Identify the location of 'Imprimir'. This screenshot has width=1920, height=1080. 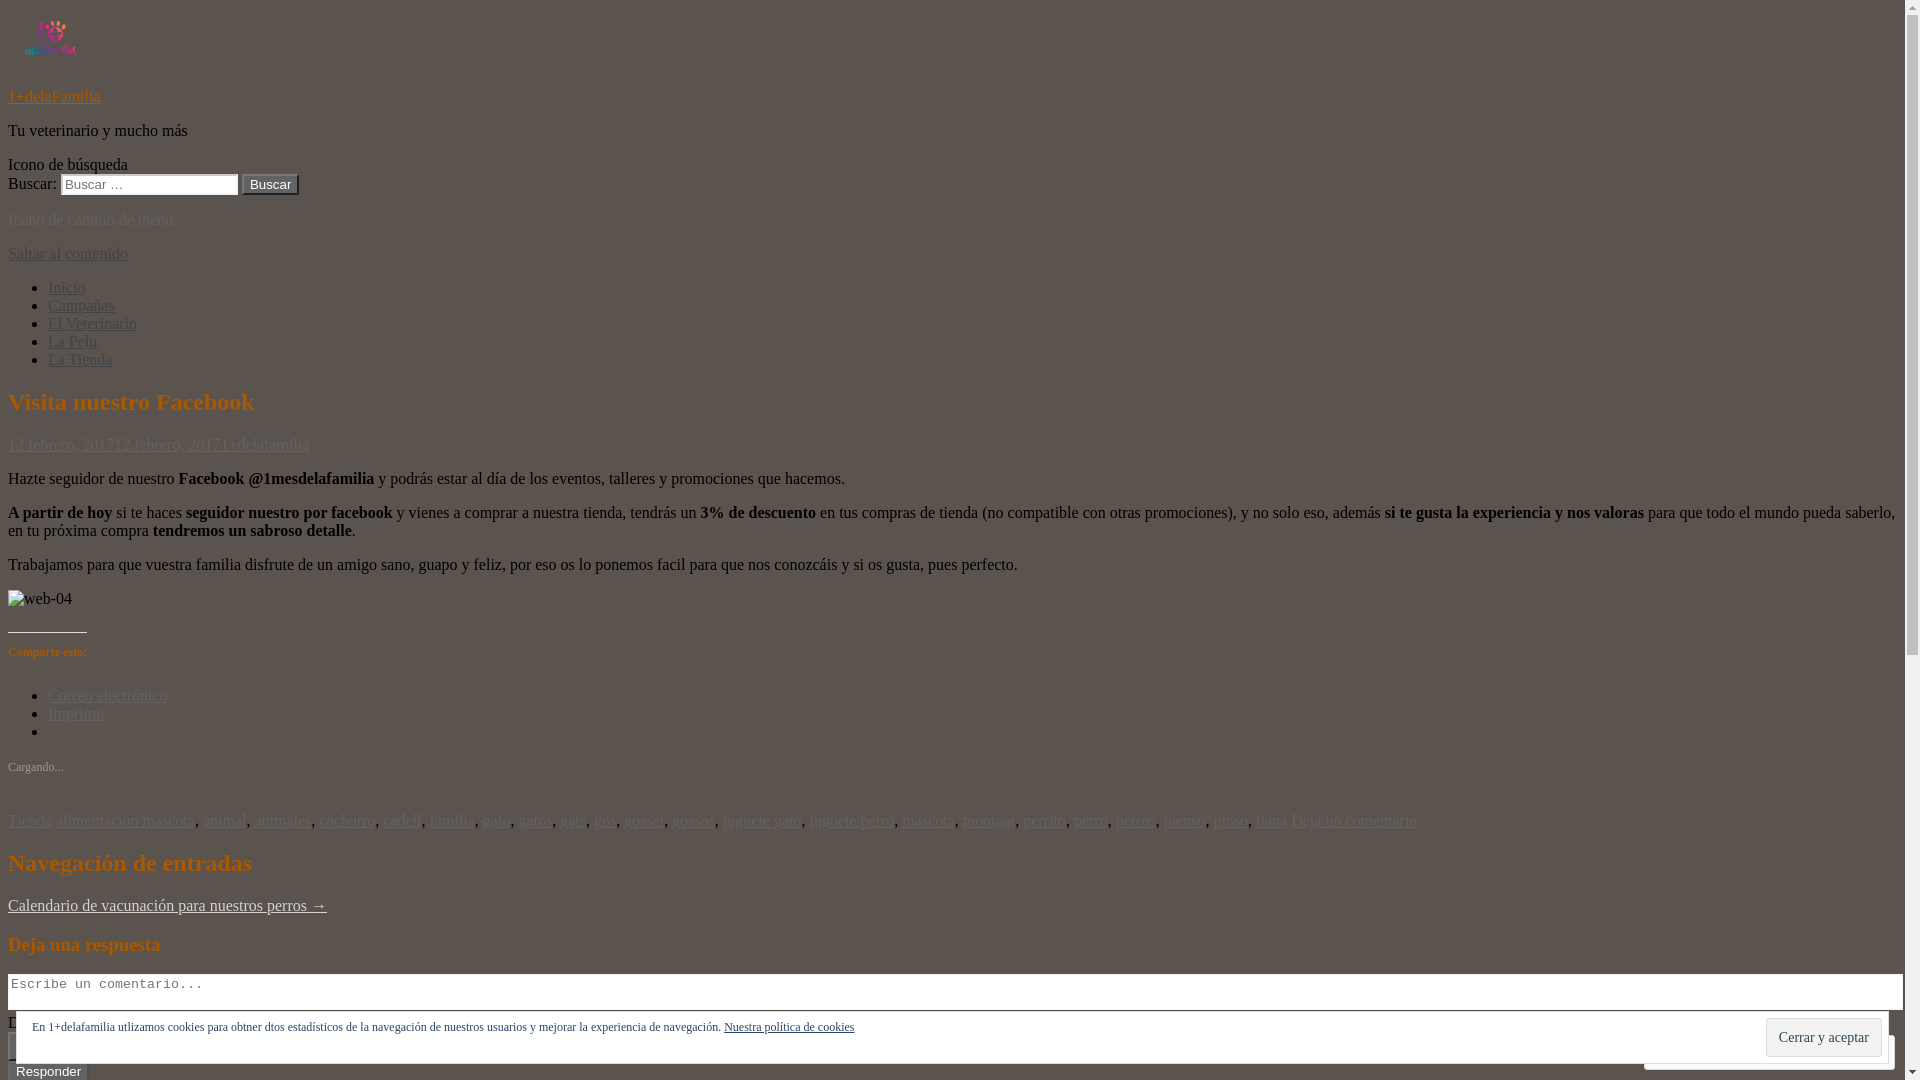
(76, 712).